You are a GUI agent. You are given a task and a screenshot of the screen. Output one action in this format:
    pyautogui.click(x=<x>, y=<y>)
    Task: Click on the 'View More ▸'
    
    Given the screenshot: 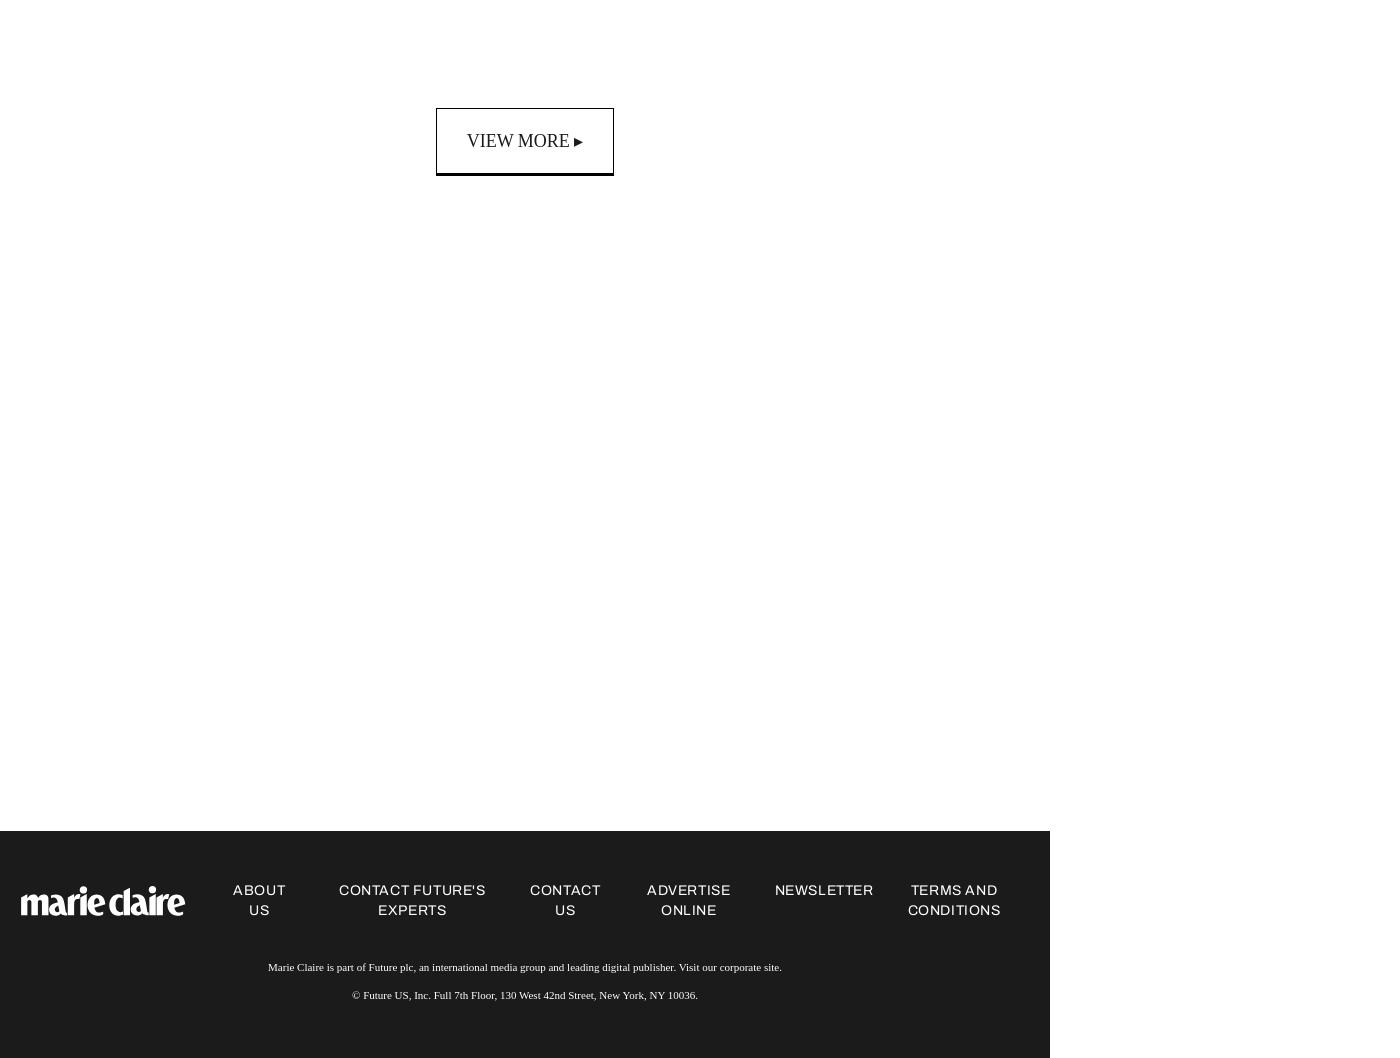 What is the action you would take?
    pyautogui.click(x=524, y=140)
    